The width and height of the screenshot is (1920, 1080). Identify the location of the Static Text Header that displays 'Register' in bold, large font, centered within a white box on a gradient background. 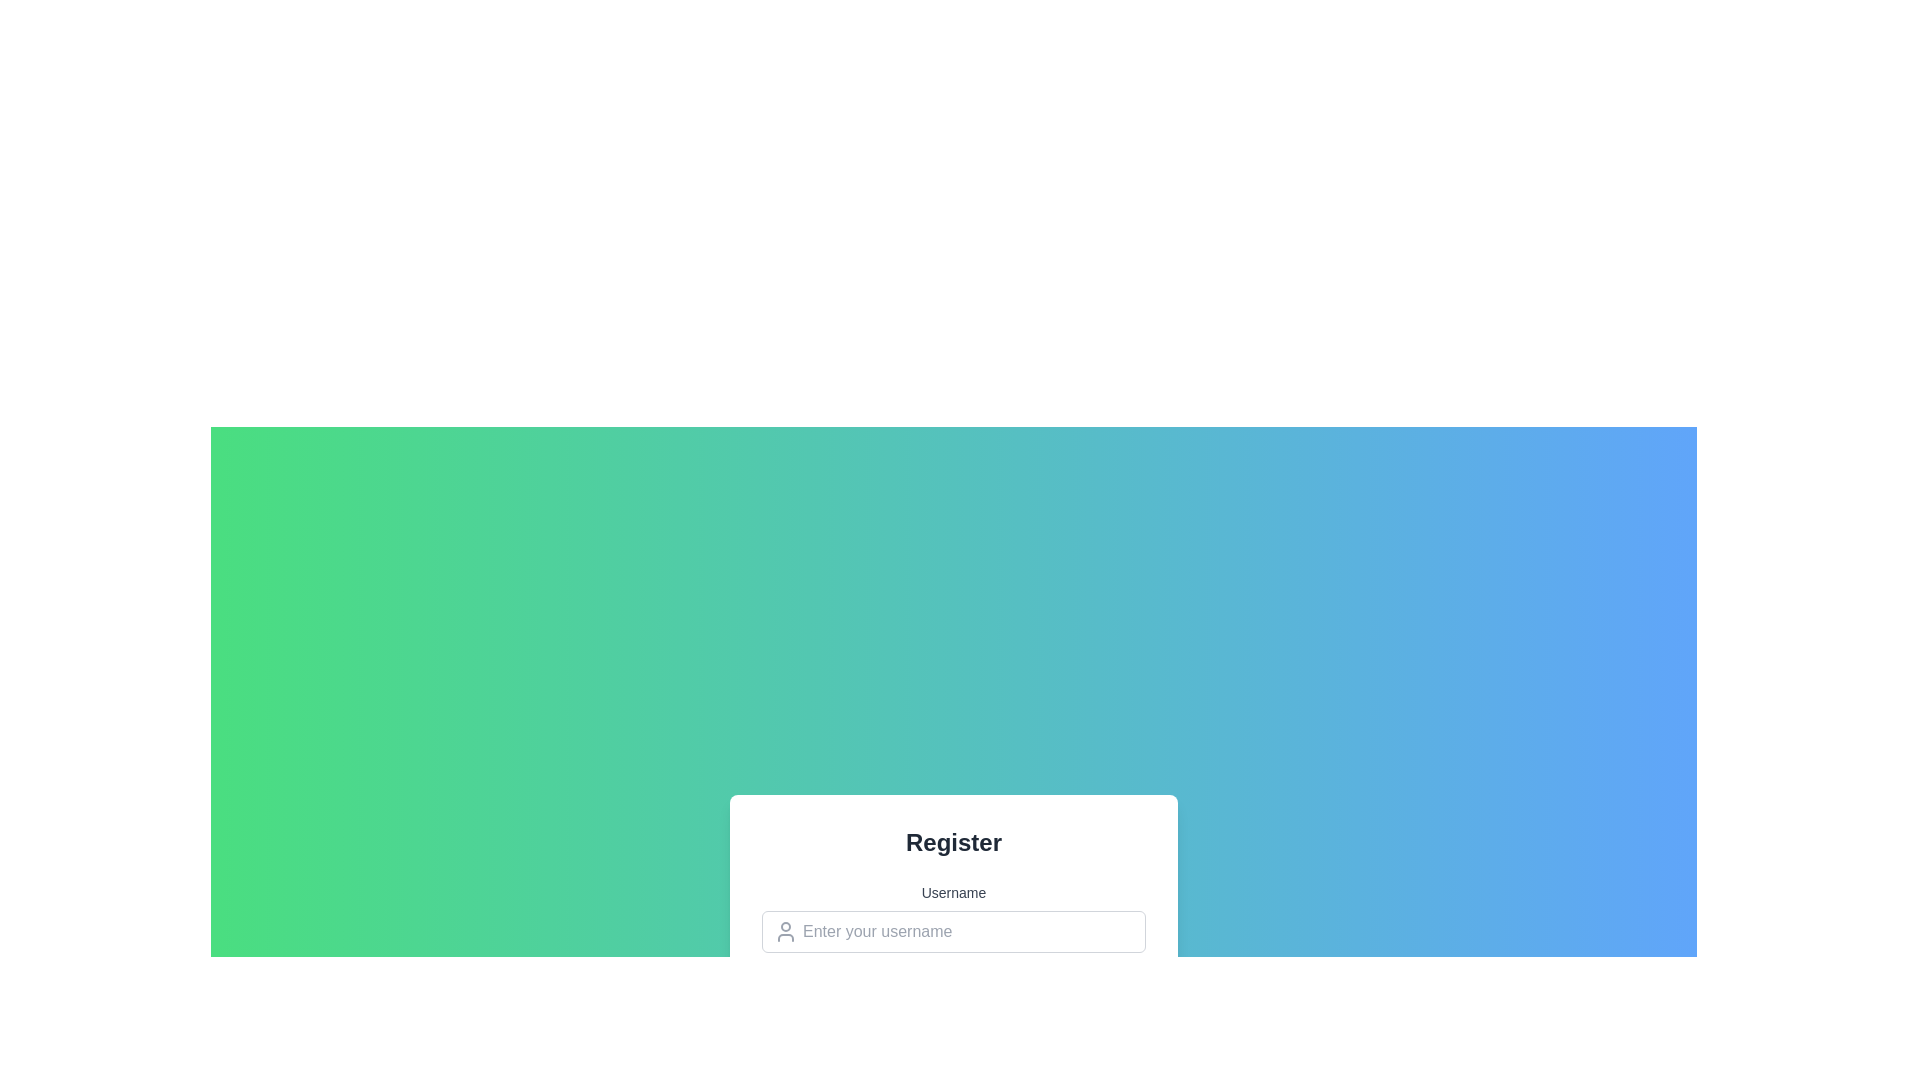
(953, 843).